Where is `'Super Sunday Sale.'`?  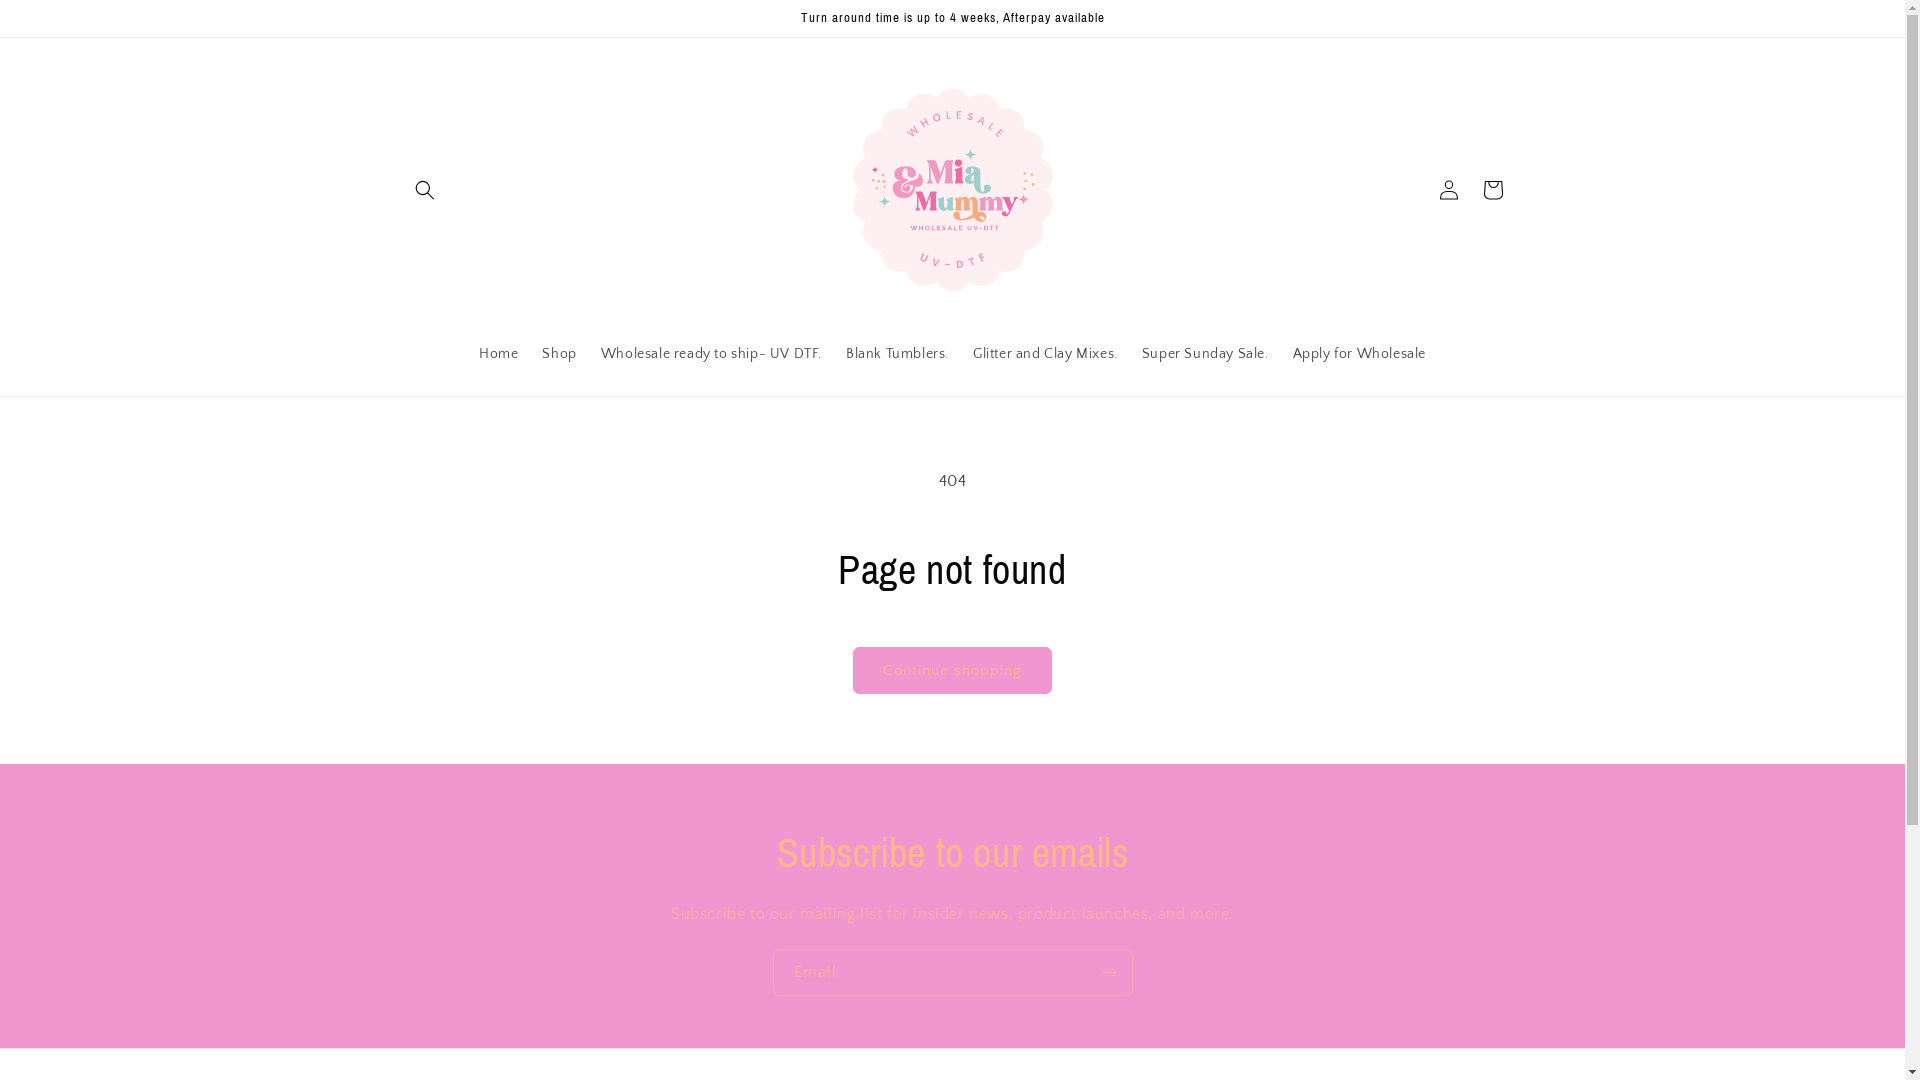 'Super Sunday Sale.' is located at coordinates (1204, 353).